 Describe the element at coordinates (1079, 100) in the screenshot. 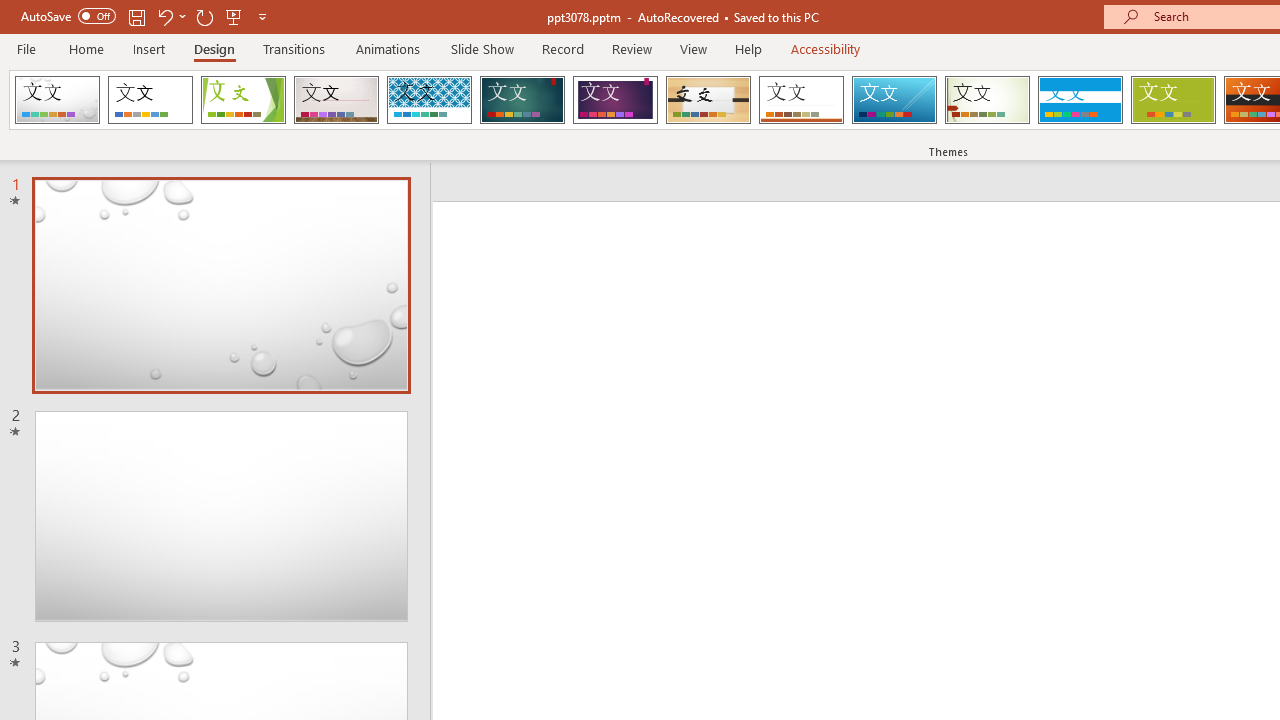

I see `'Banded'` at that location.